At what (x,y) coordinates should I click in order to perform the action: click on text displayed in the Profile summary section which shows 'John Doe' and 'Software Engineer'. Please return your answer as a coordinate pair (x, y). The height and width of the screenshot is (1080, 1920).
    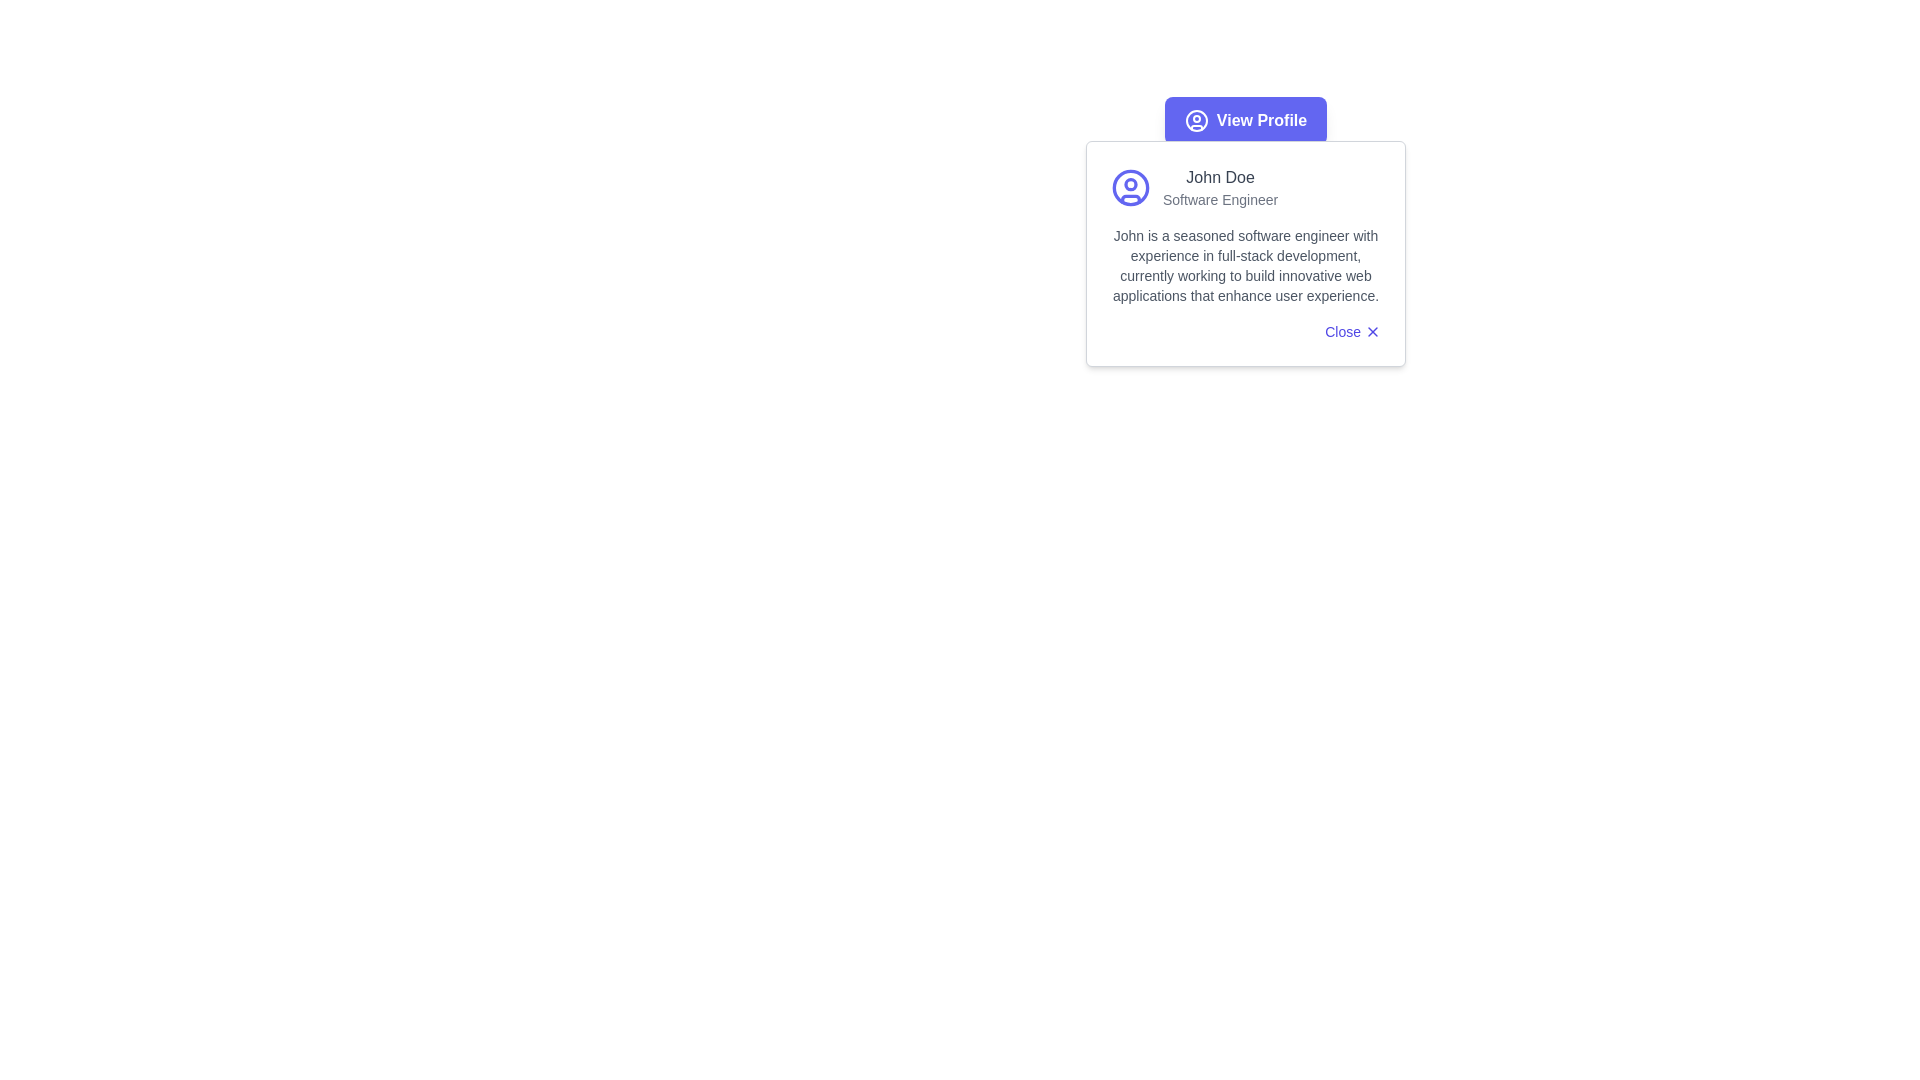
    Looking at the image, I should click on (1245, 188).